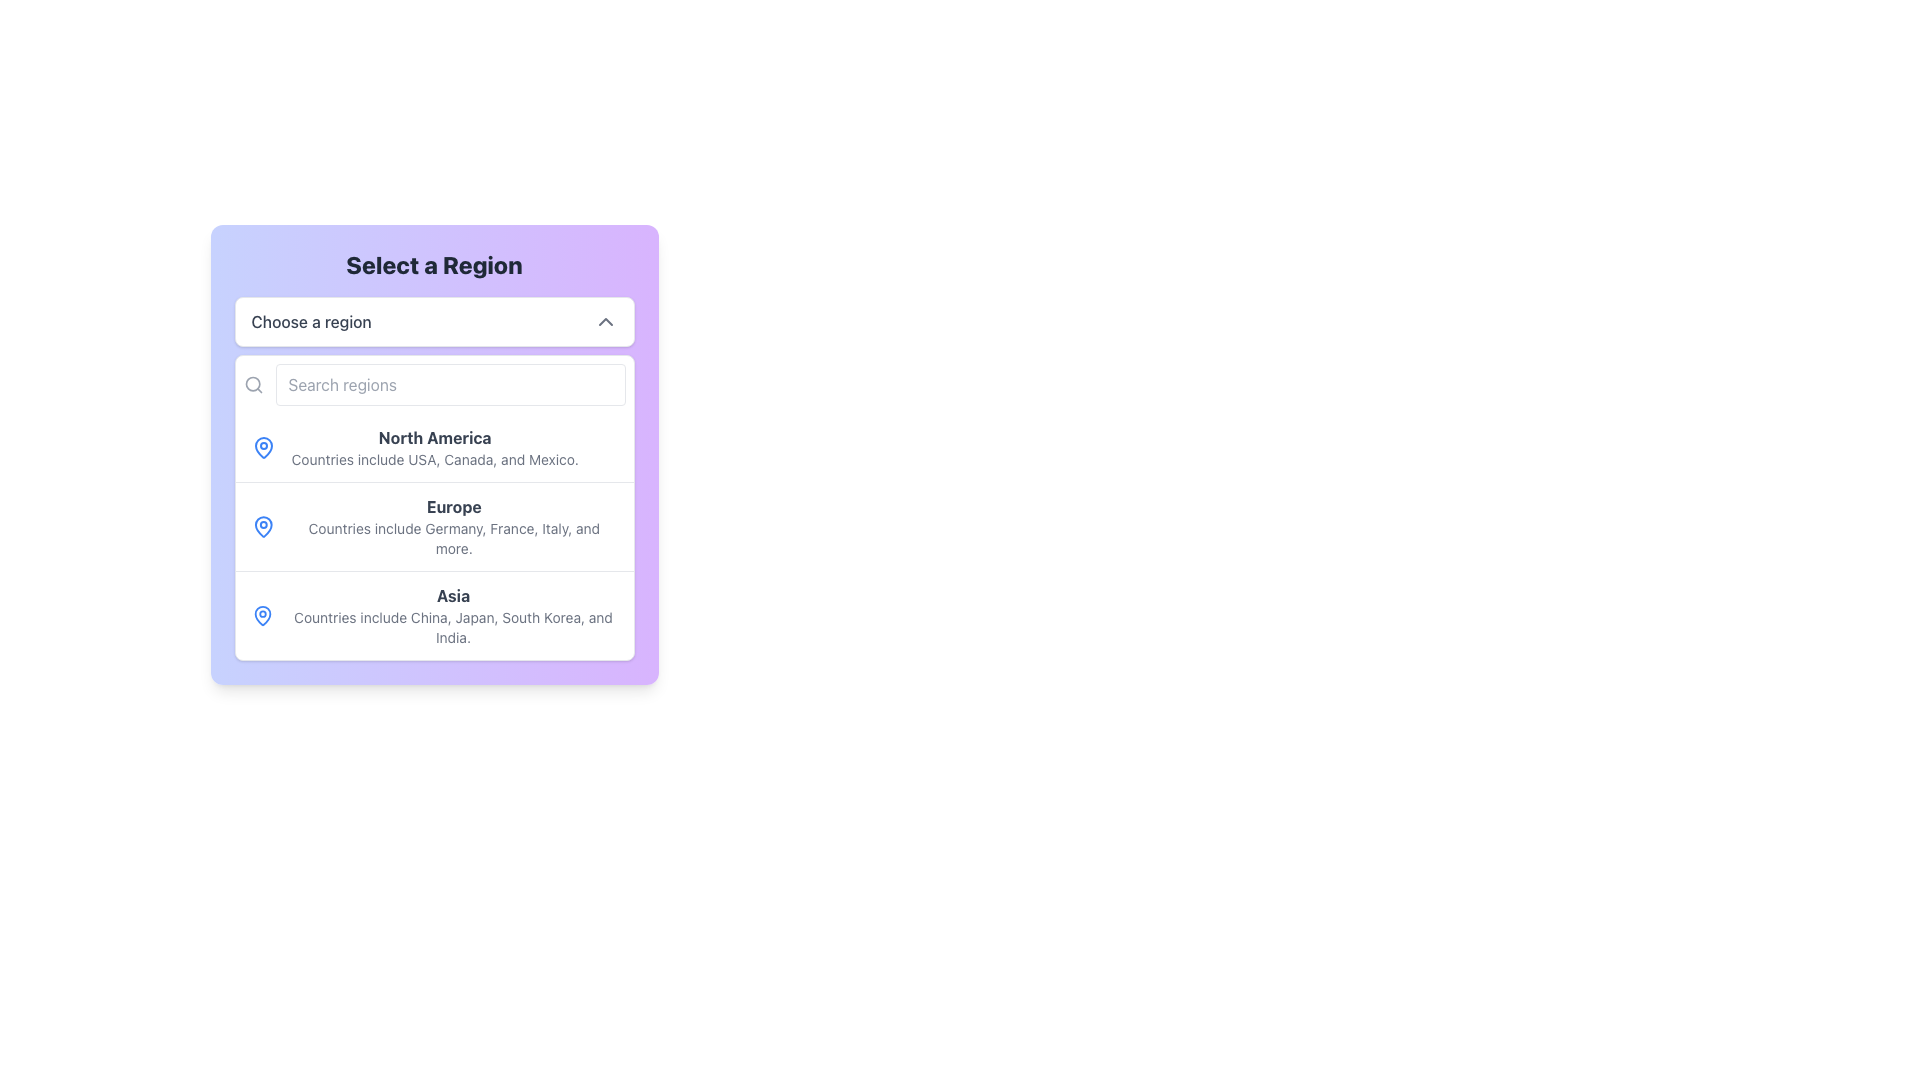 This screenshot has height=1080, width=1920. I want to click on the third list item in the dropdown menu under 'Select a Region', so click(433, 615).